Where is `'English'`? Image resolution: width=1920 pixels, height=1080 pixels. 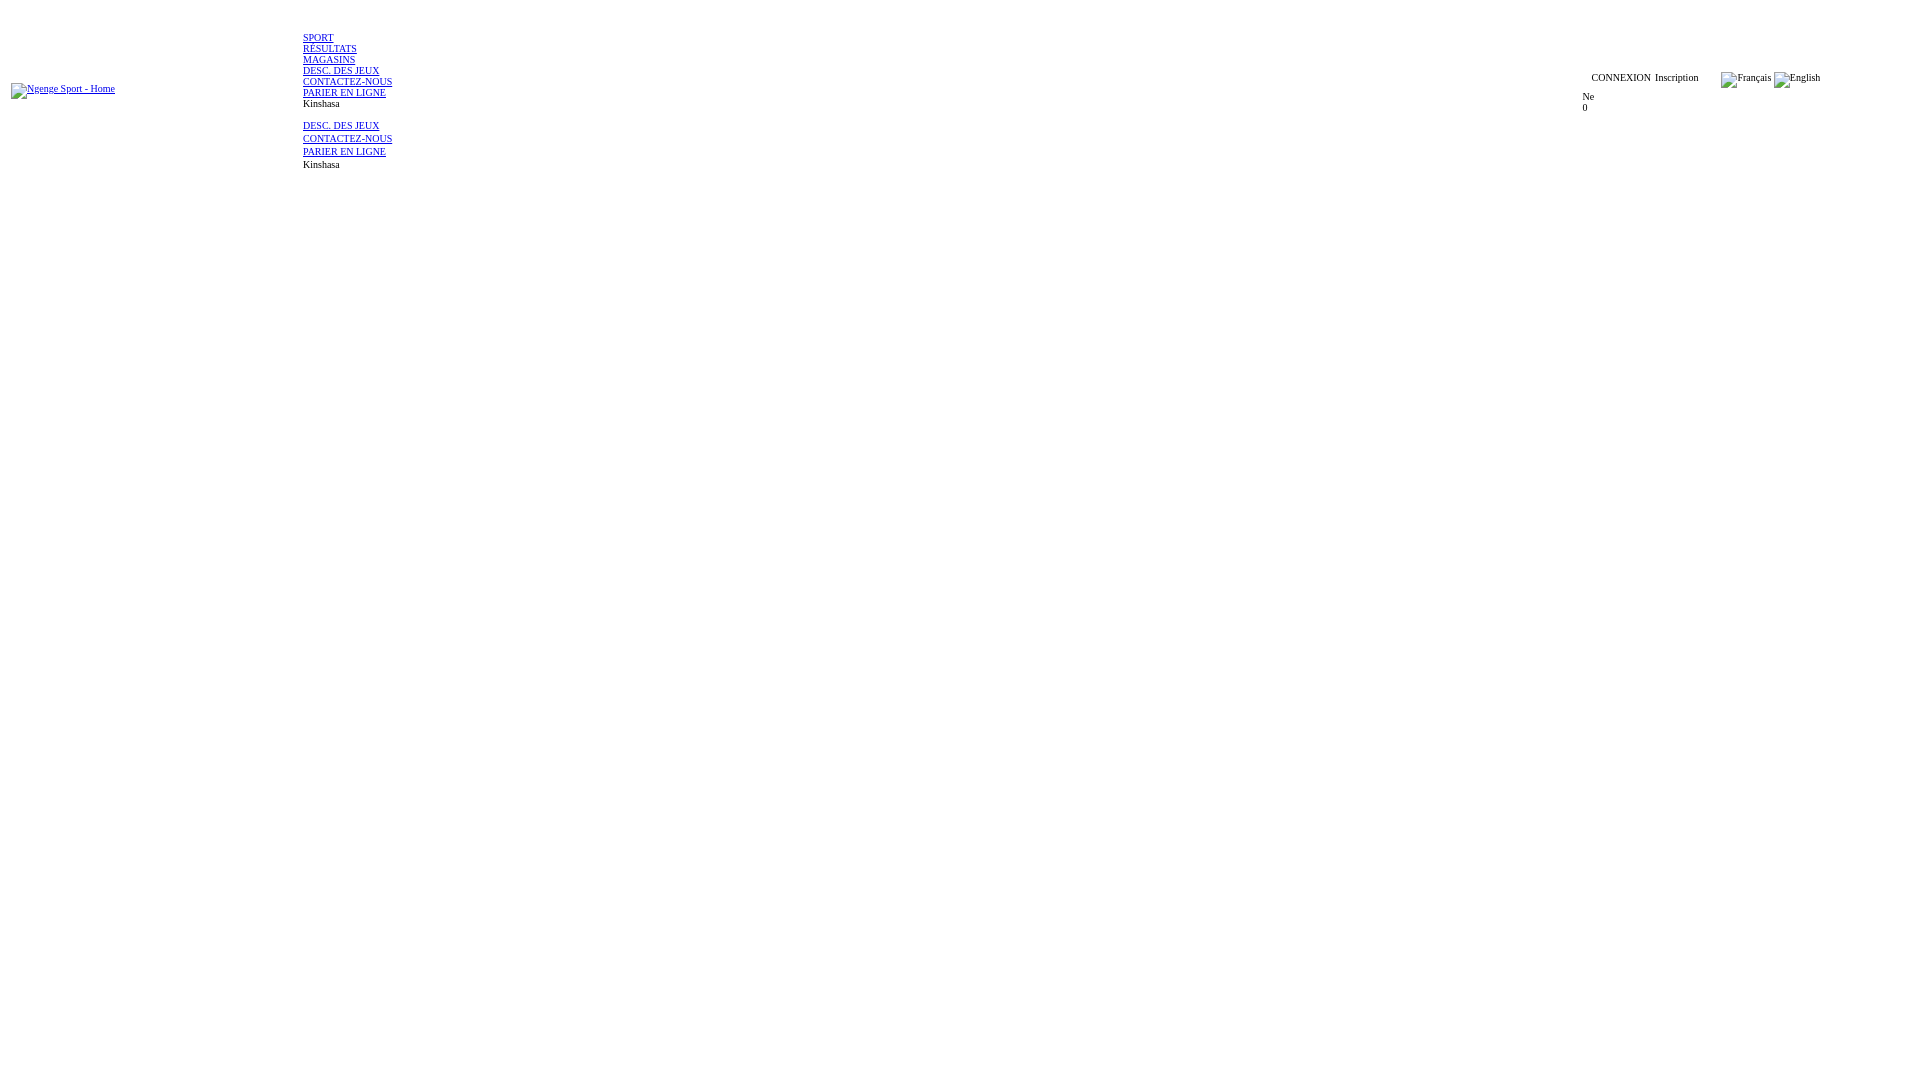
'English' is located at coordinates (1797, 79).